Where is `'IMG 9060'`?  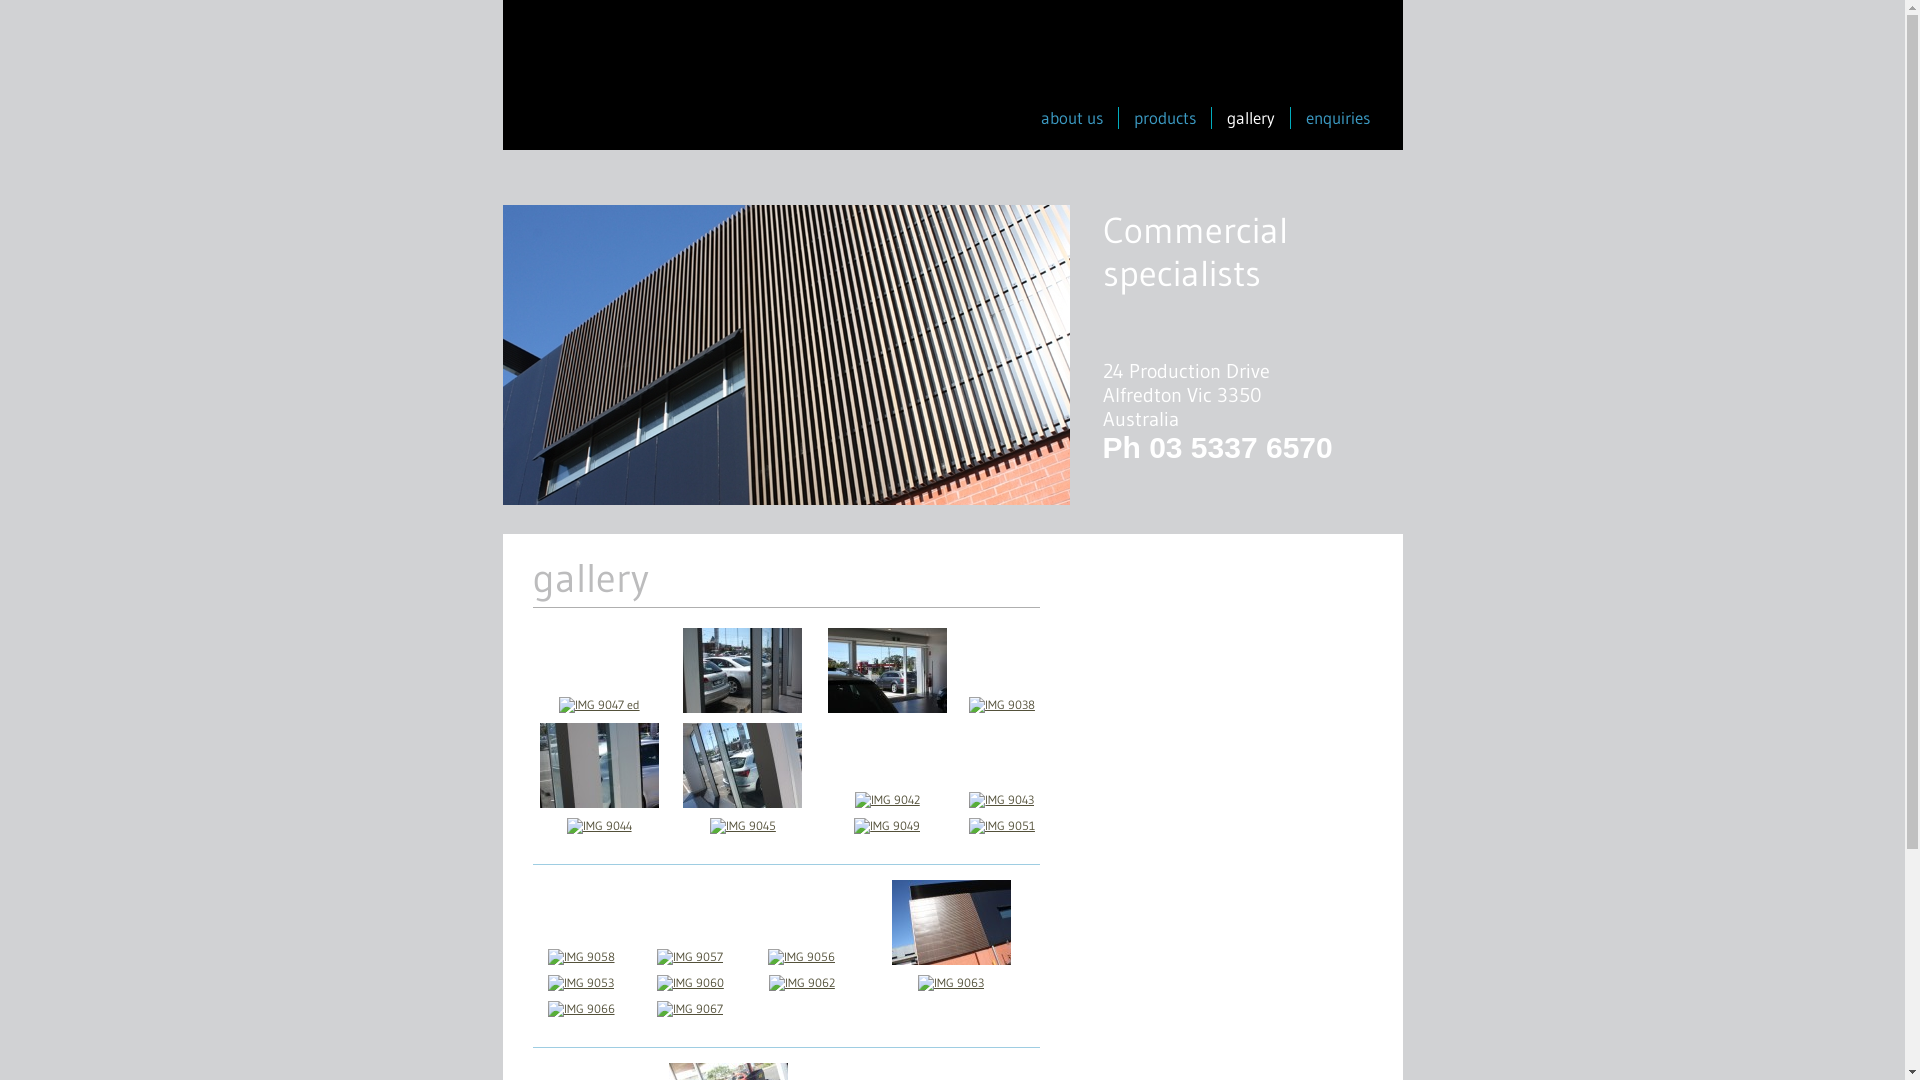
'IMG 9060' is located at coordinates (690, 982).